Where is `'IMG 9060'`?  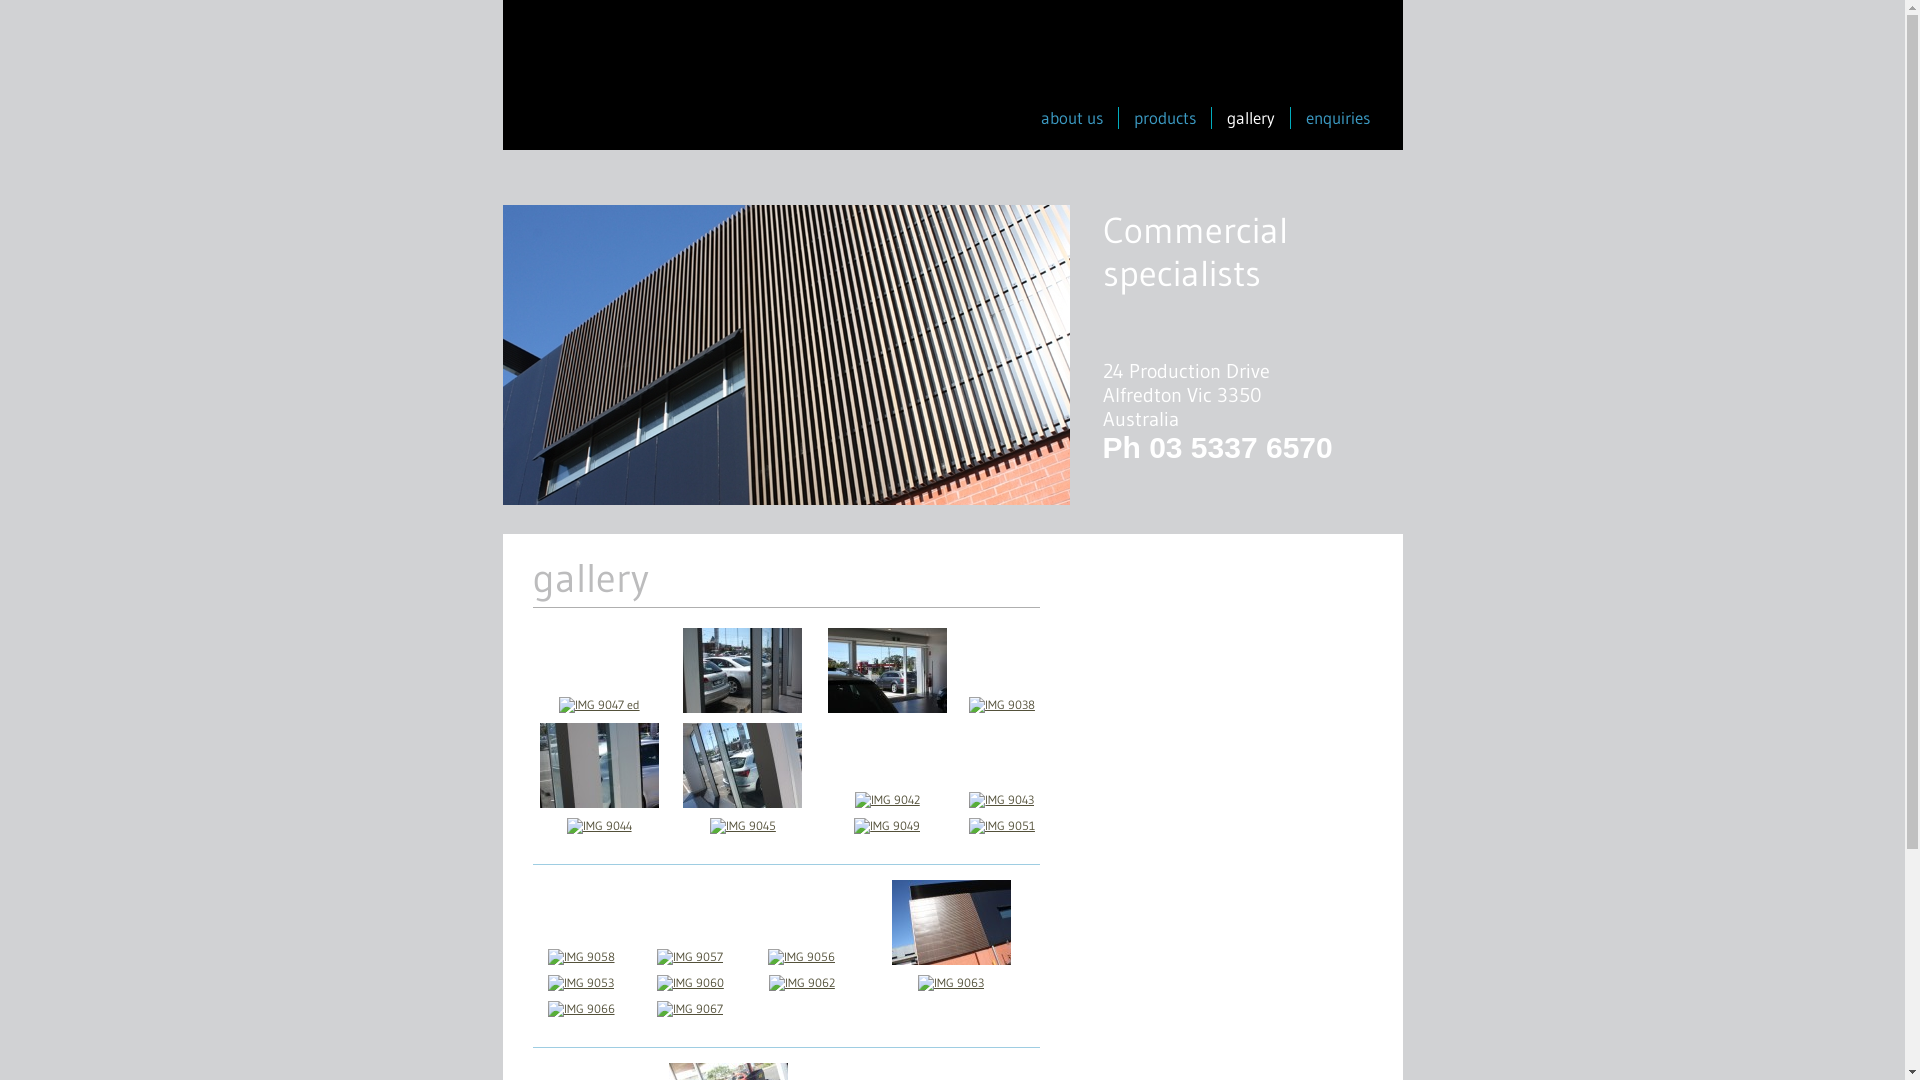
'IMG 9060' is located at coordinates (690, 982).